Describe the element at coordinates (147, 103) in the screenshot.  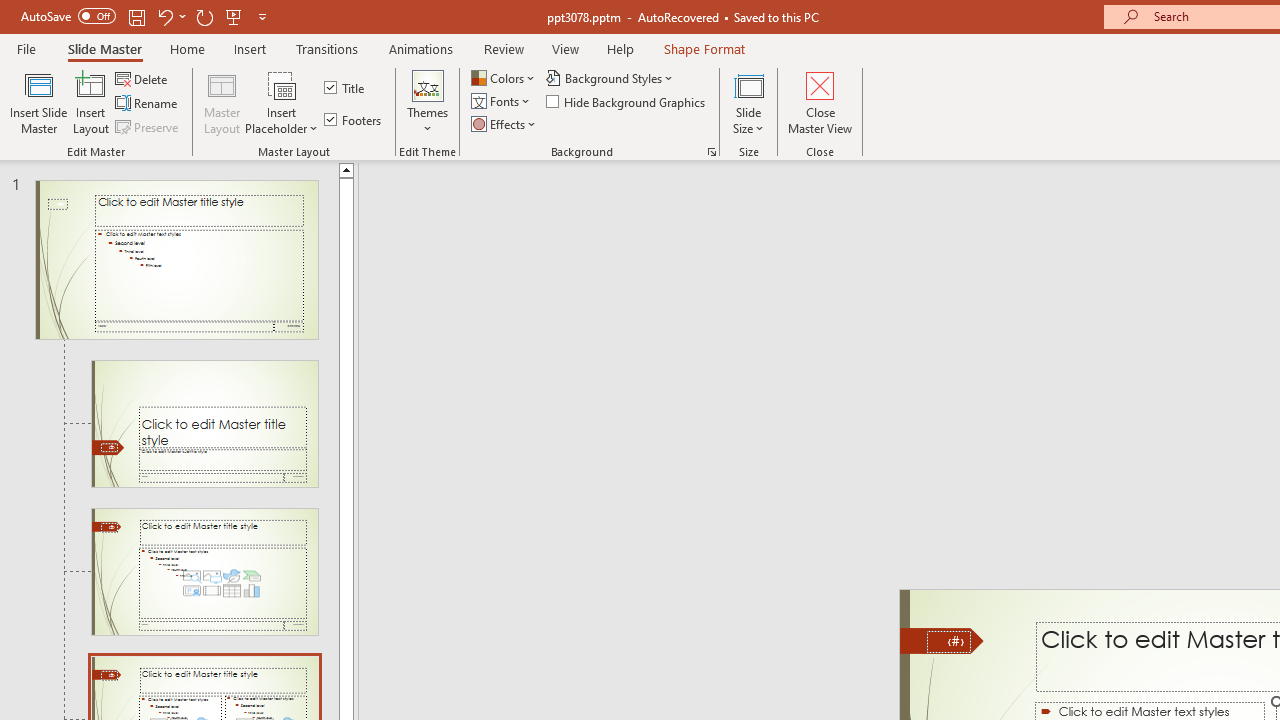
I see `'Rename'` at that location.